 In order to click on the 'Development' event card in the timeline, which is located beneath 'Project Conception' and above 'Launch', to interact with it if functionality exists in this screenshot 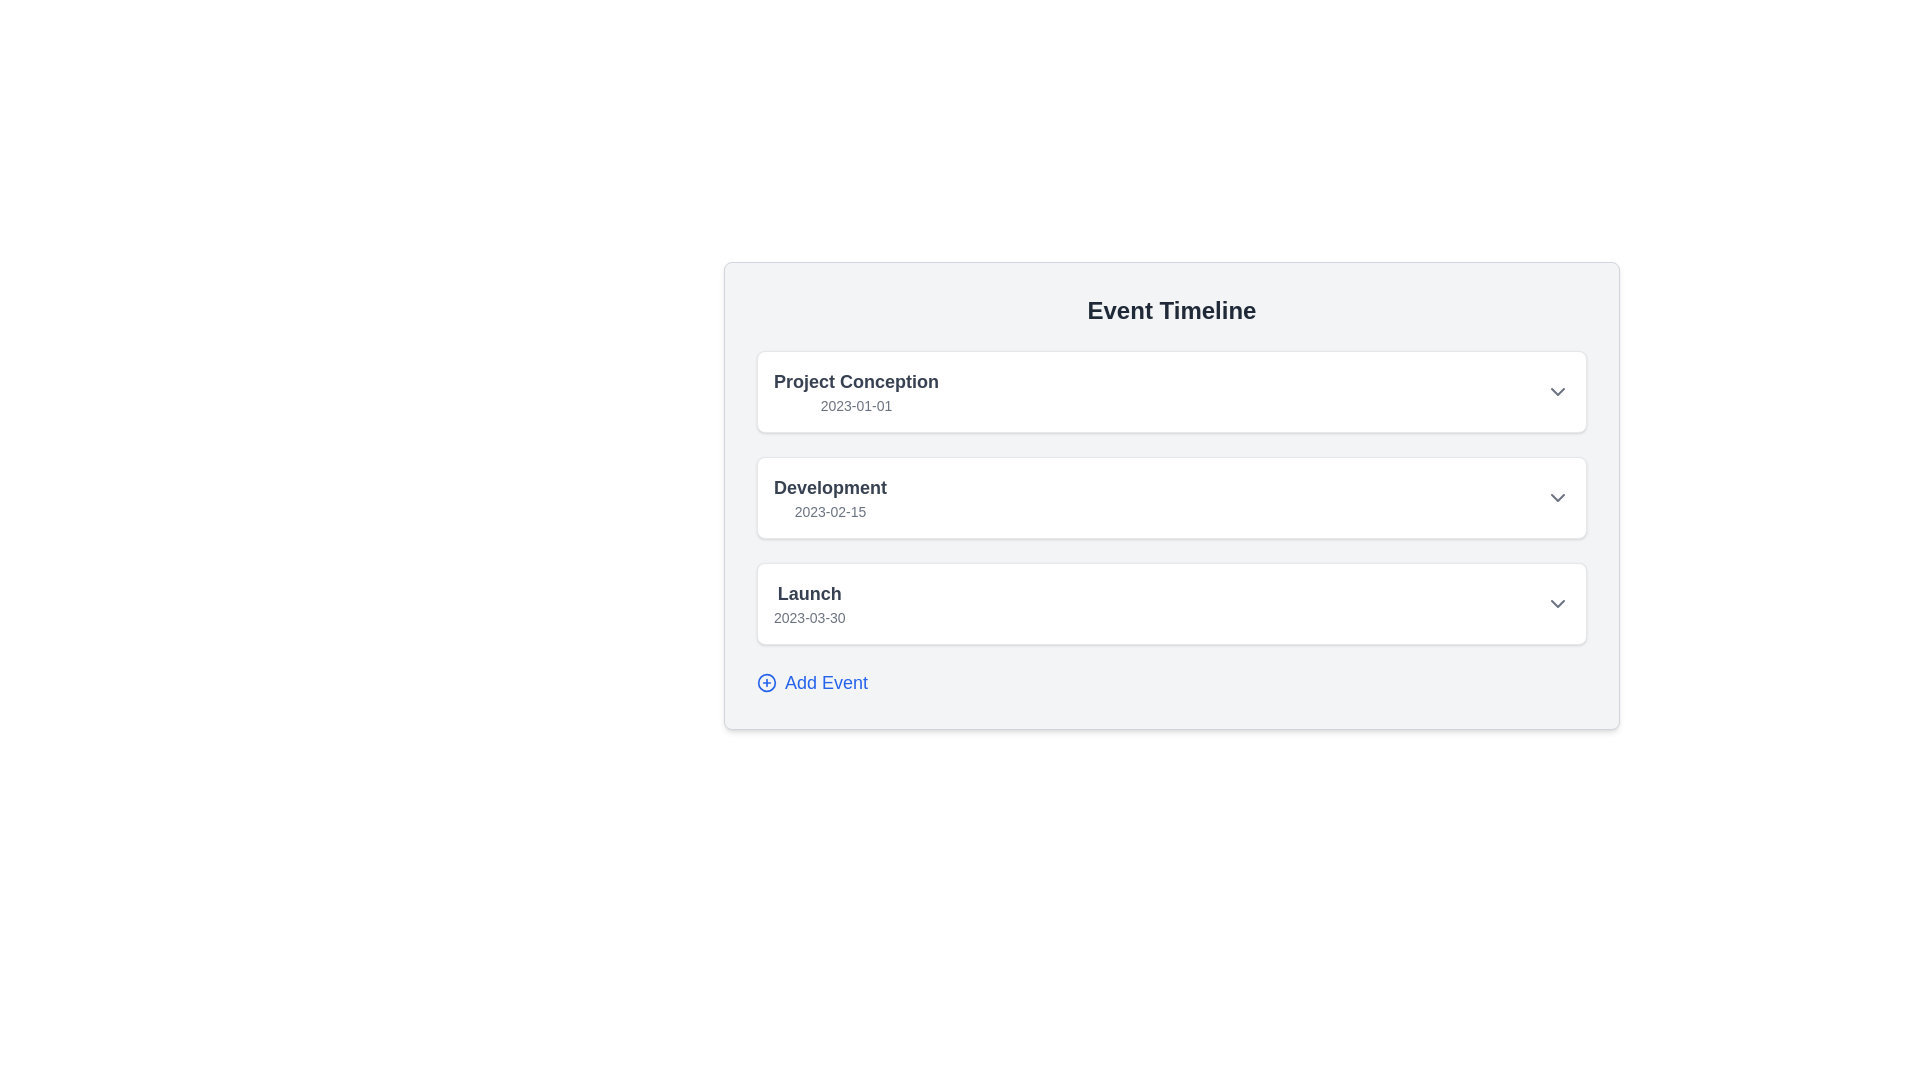, I will do `click(1171, 496)`.